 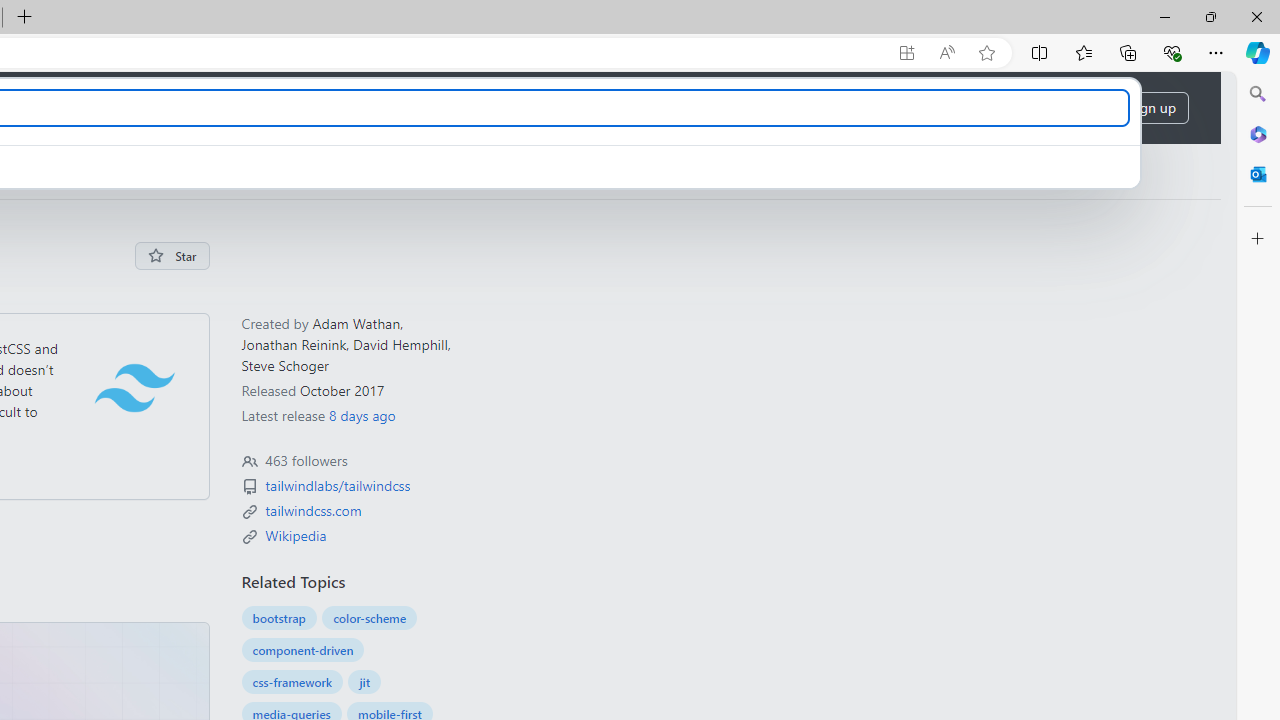 I want to click on 'Sign up', so click(x=1152, y=108).